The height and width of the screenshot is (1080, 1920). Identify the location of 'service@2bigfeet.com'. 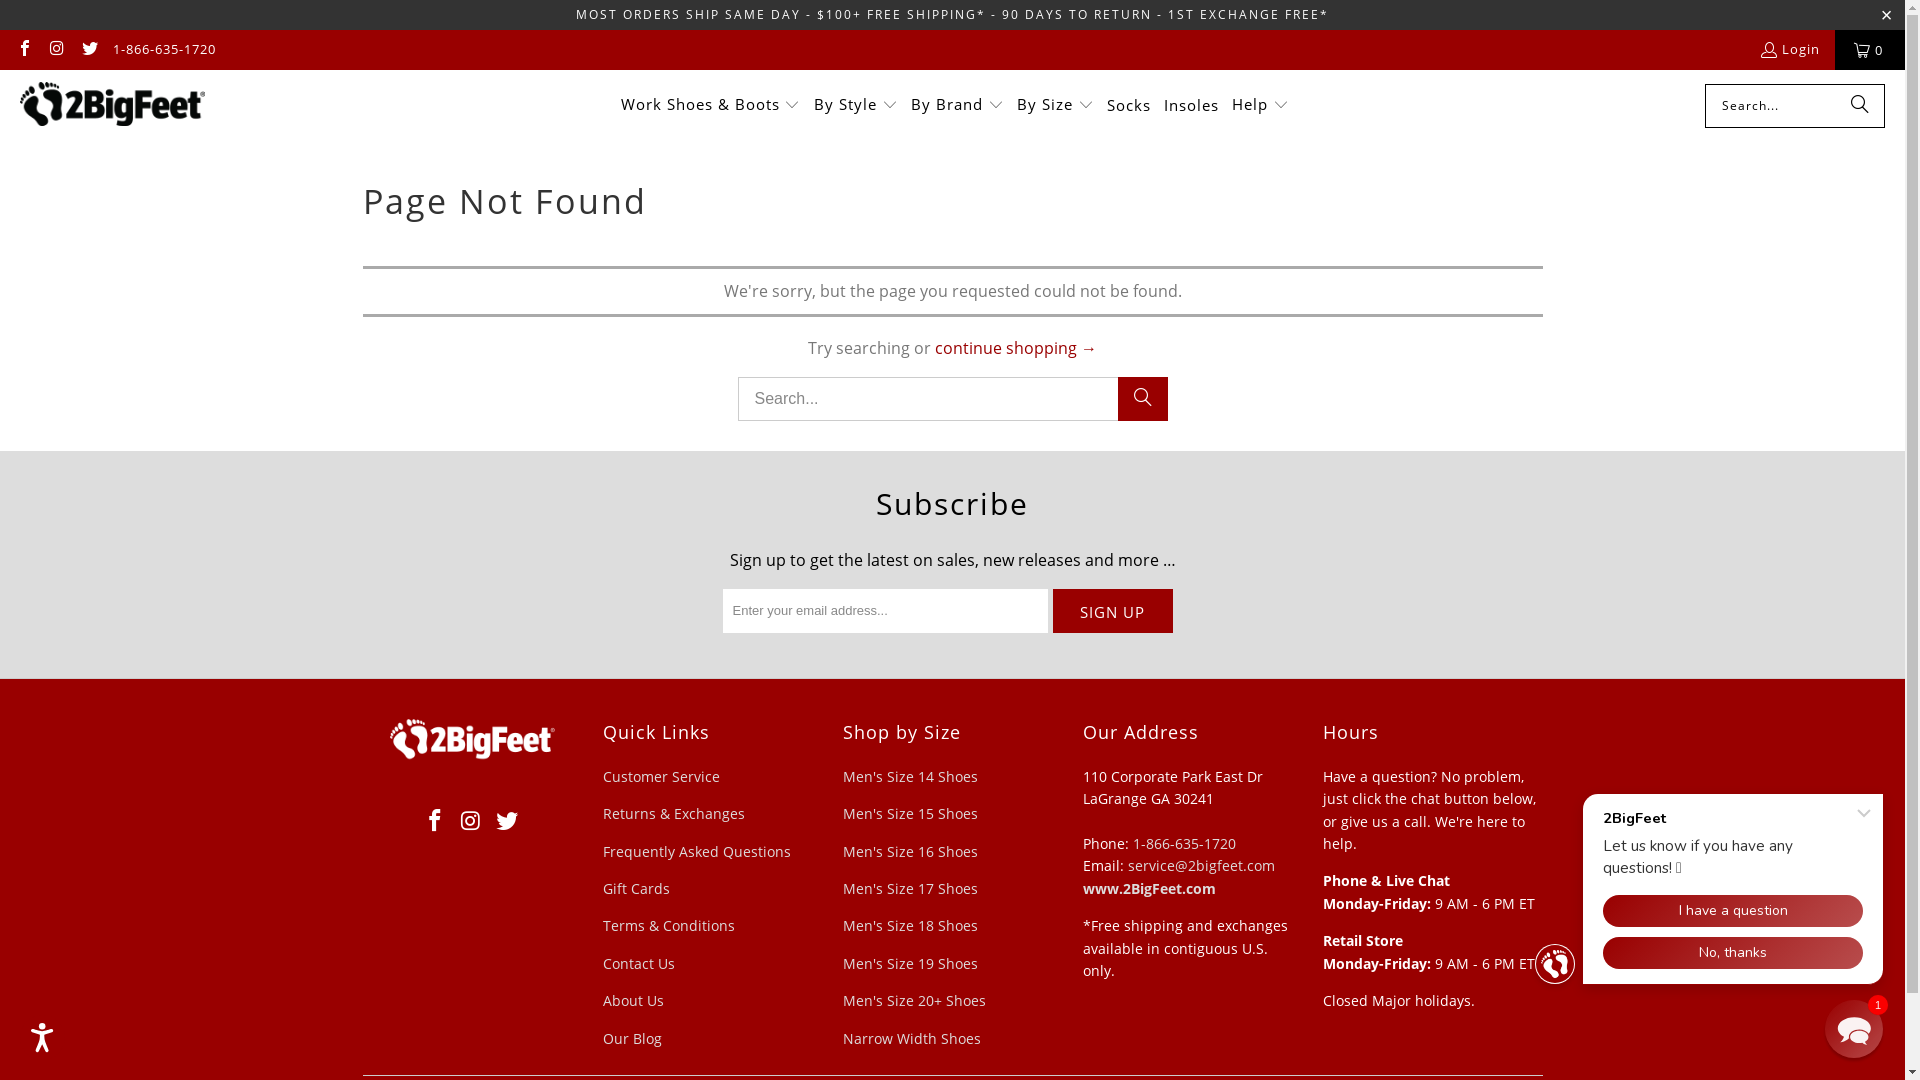
(1200, 864).